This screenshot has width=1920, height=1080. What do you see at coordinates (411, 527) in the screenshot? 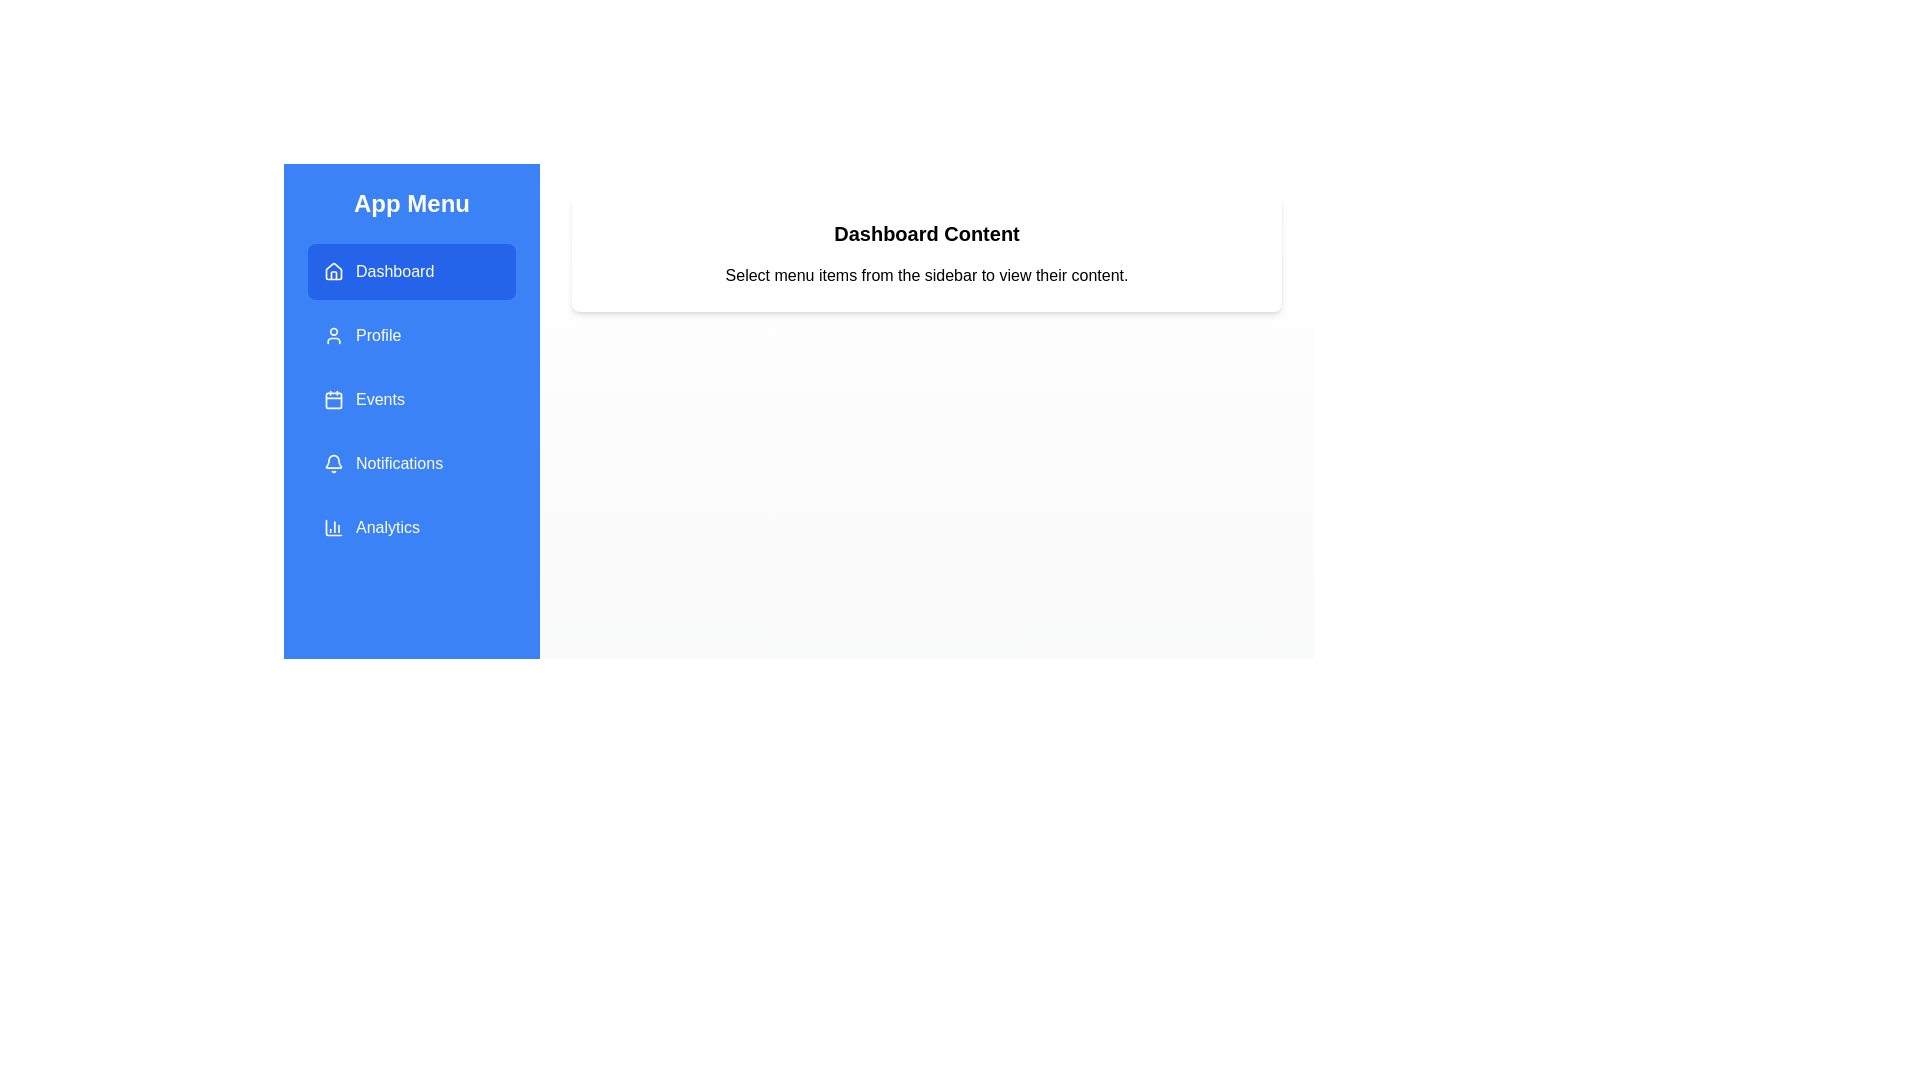
I see `the menu item Analytics from the sidebar` at bounding box center [411, 527].